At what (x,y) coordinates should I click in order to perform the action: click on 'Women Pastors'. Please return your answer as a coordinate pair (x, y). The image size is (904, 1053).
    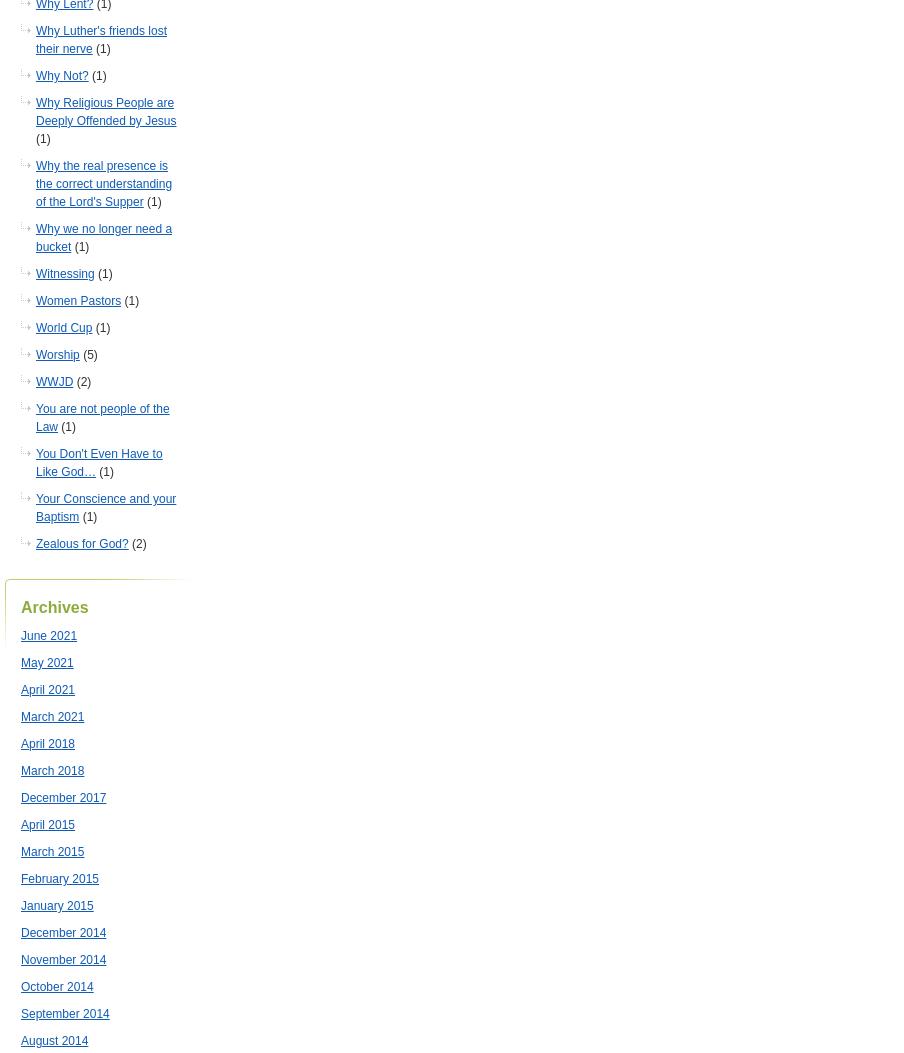
    Looking at the image, I should click on (78, 300).